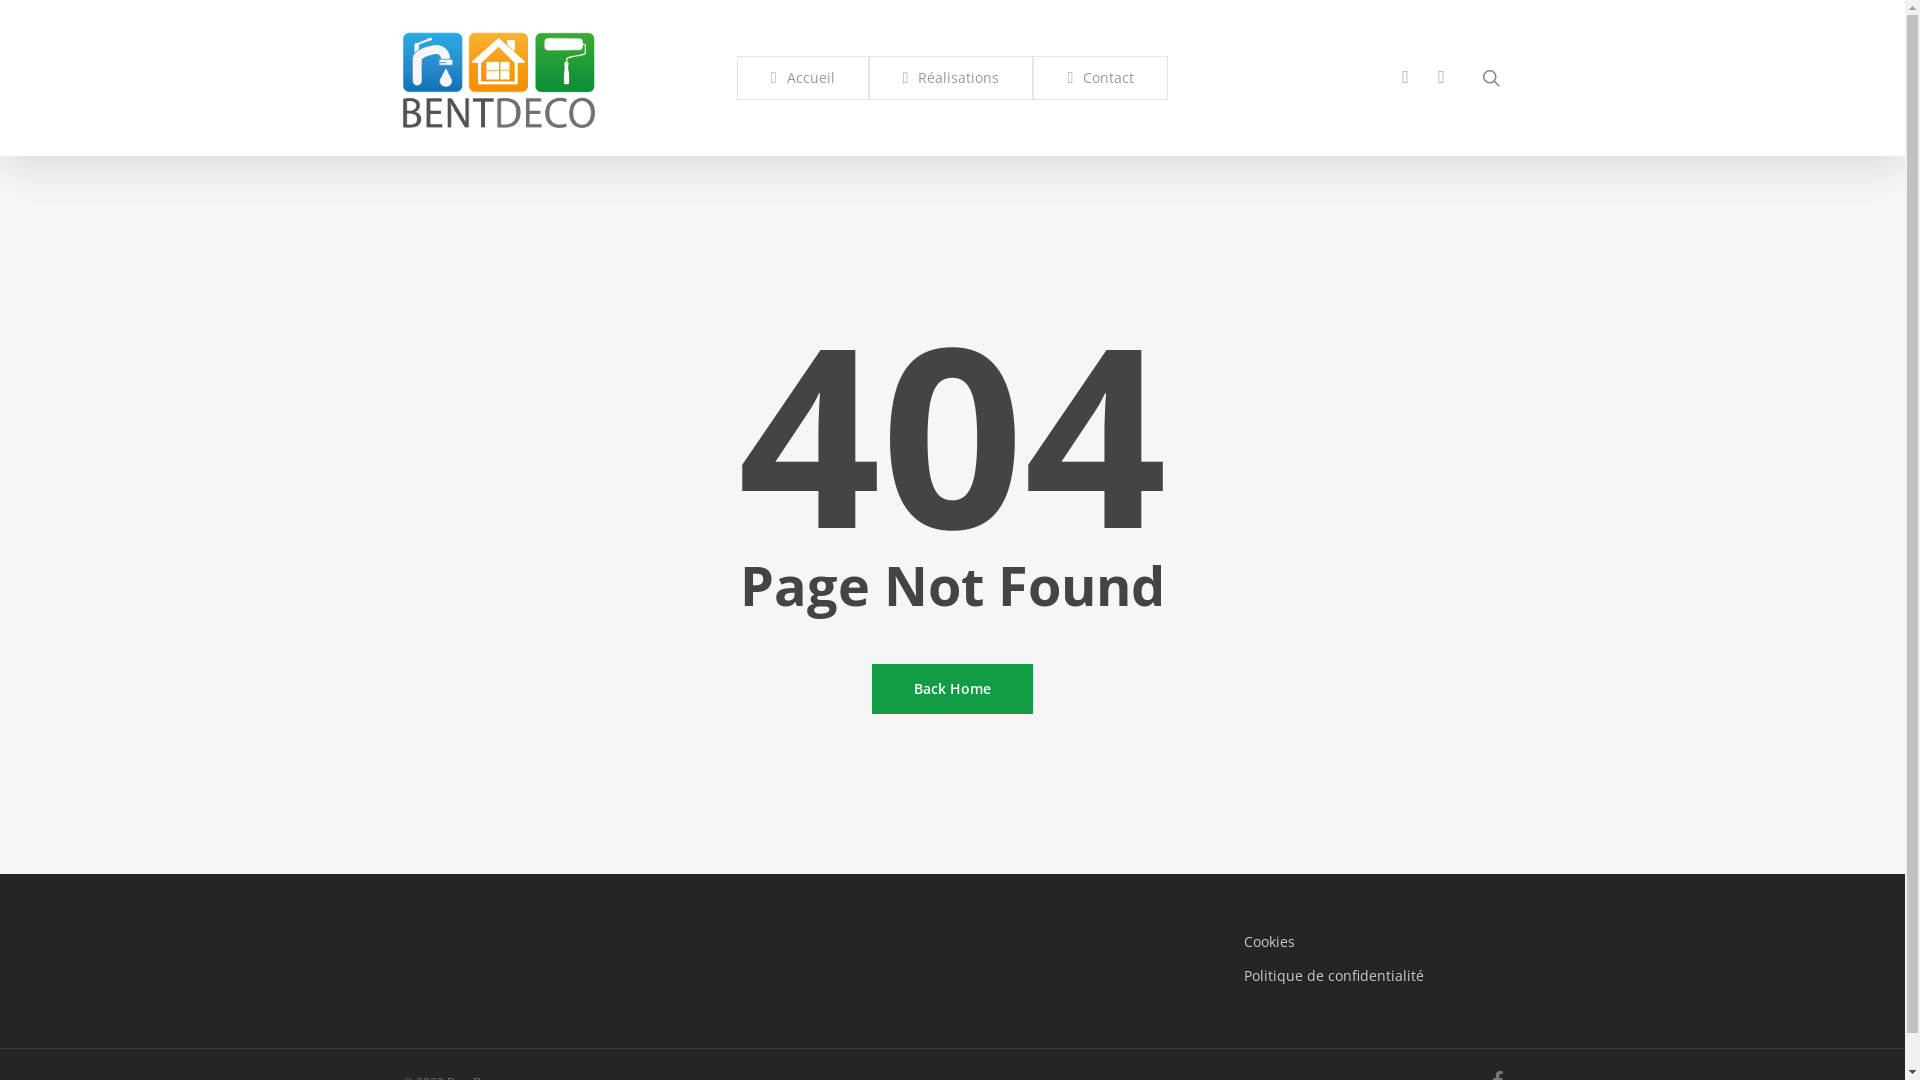 Image resolution: width=1920 pixels, height=1080 pixels. I want to click on 'Cookies', so click(1372, 941).